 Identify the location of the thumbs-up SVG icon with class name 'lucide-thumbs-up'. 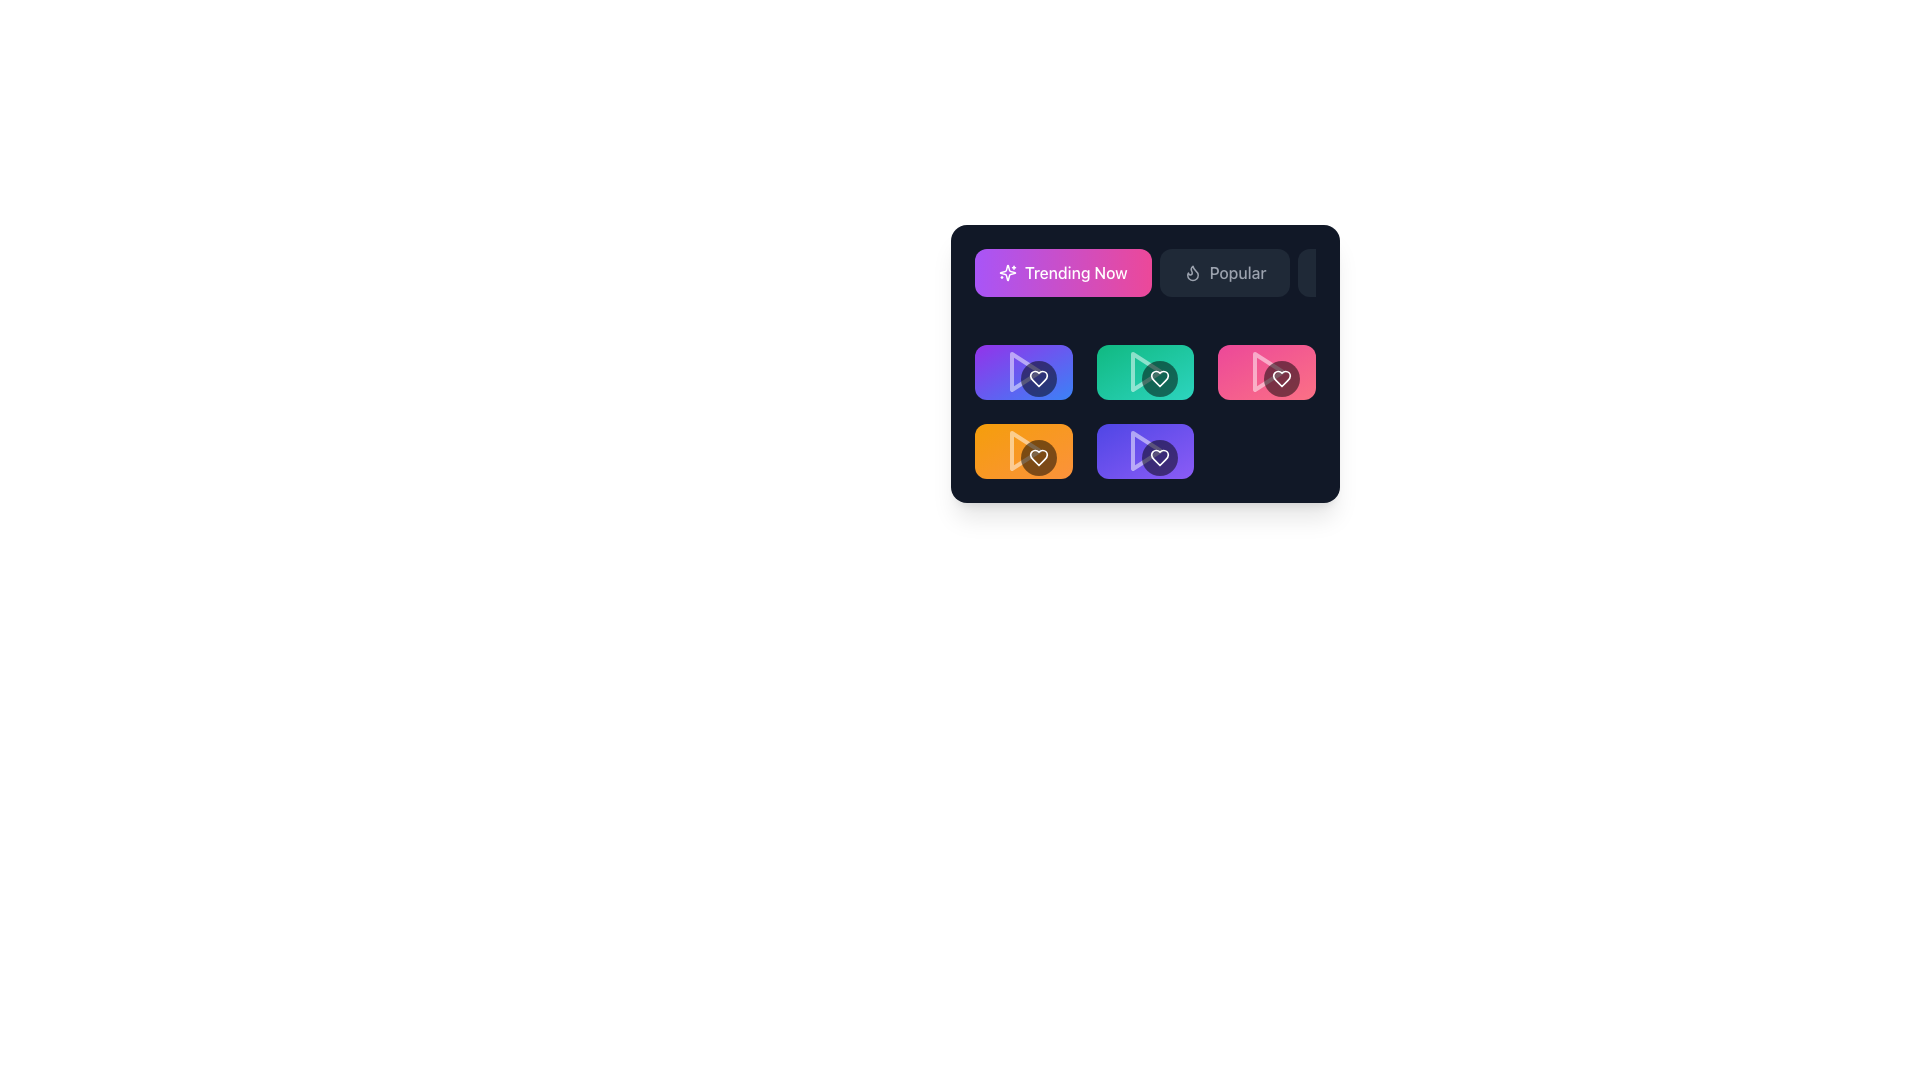
(1014, 441).